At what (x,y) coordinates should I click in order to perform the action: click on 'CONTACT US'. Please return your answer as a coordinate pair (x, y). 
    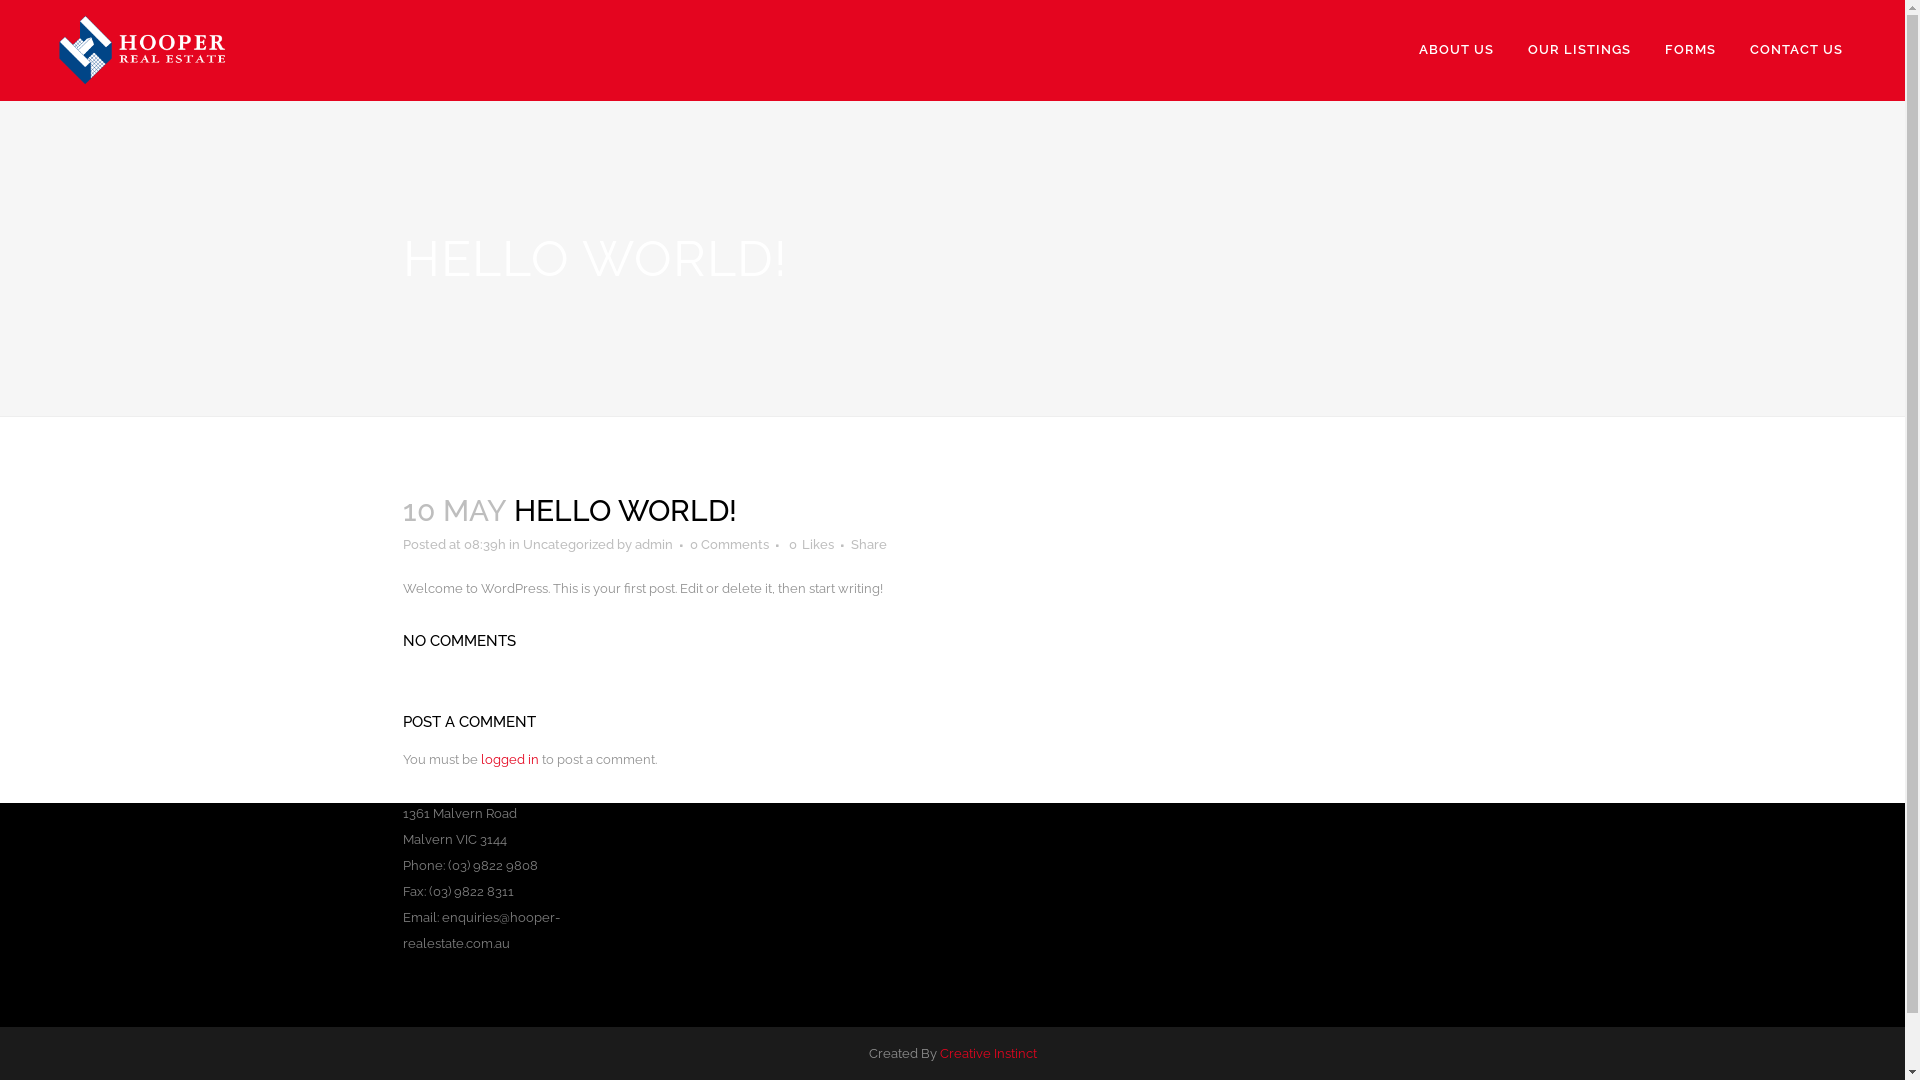
    Looking at the image, I should click on (1796, 49).